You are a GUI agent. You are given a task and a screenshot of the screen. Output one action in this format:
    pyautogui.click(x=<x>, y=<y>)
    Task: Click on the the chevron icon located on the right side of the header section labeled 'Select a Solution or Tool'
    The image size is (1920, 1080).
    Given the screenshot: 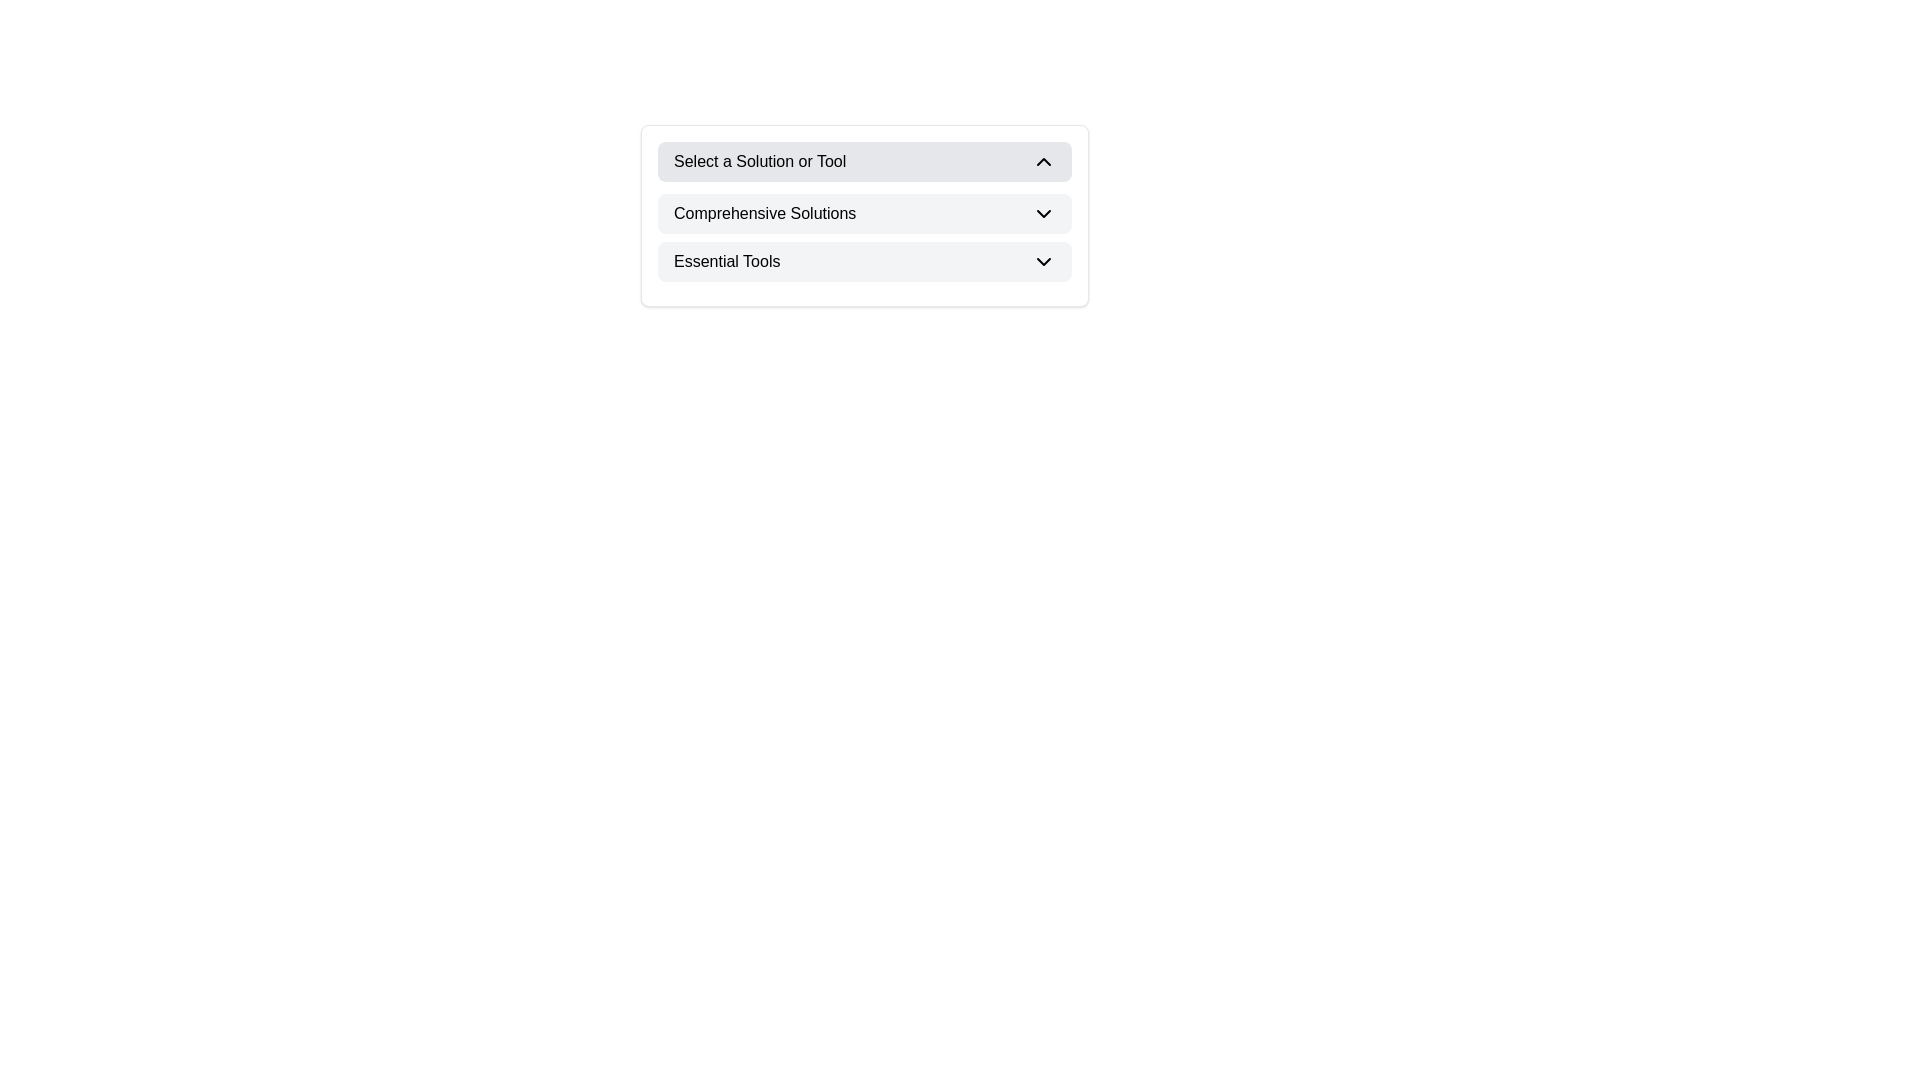 What is the action you would take?
    pyautogui.click(x=1042, y=161)
    